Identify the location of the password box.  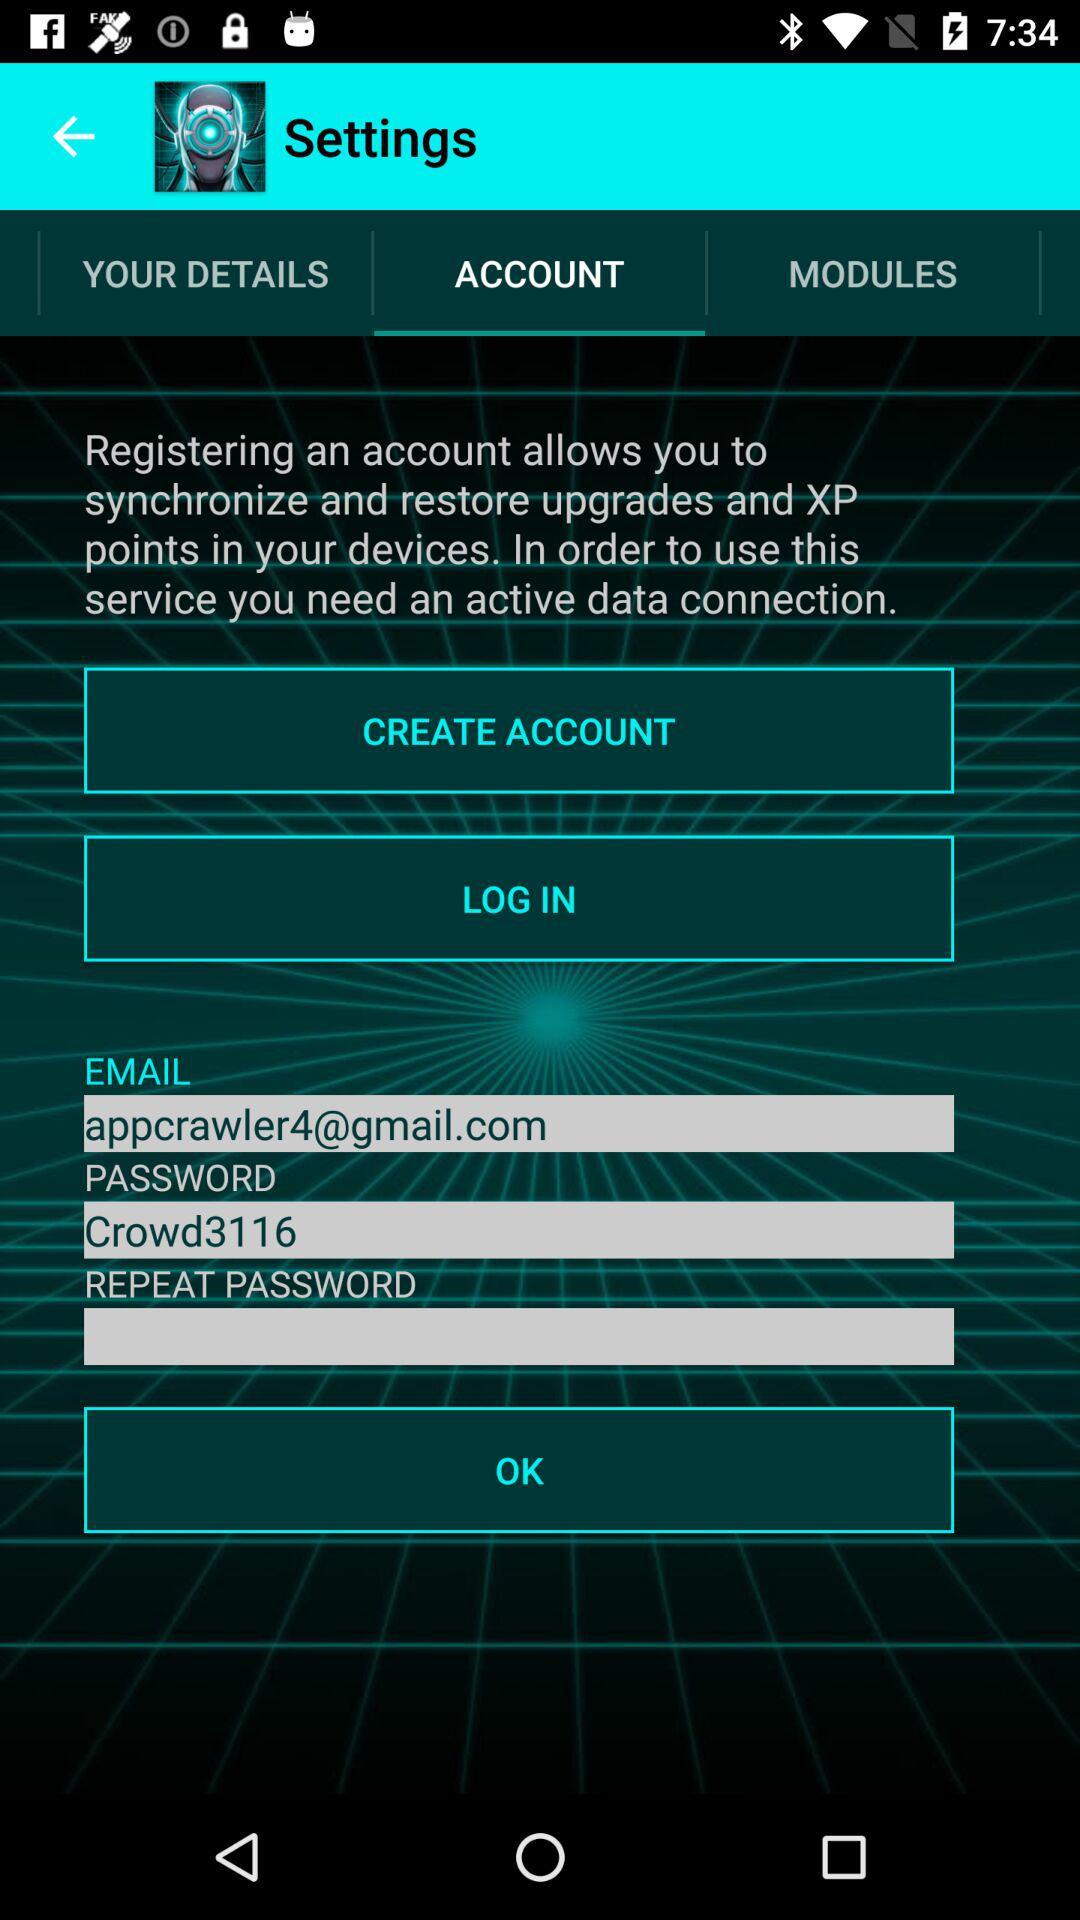
(518, 1336).